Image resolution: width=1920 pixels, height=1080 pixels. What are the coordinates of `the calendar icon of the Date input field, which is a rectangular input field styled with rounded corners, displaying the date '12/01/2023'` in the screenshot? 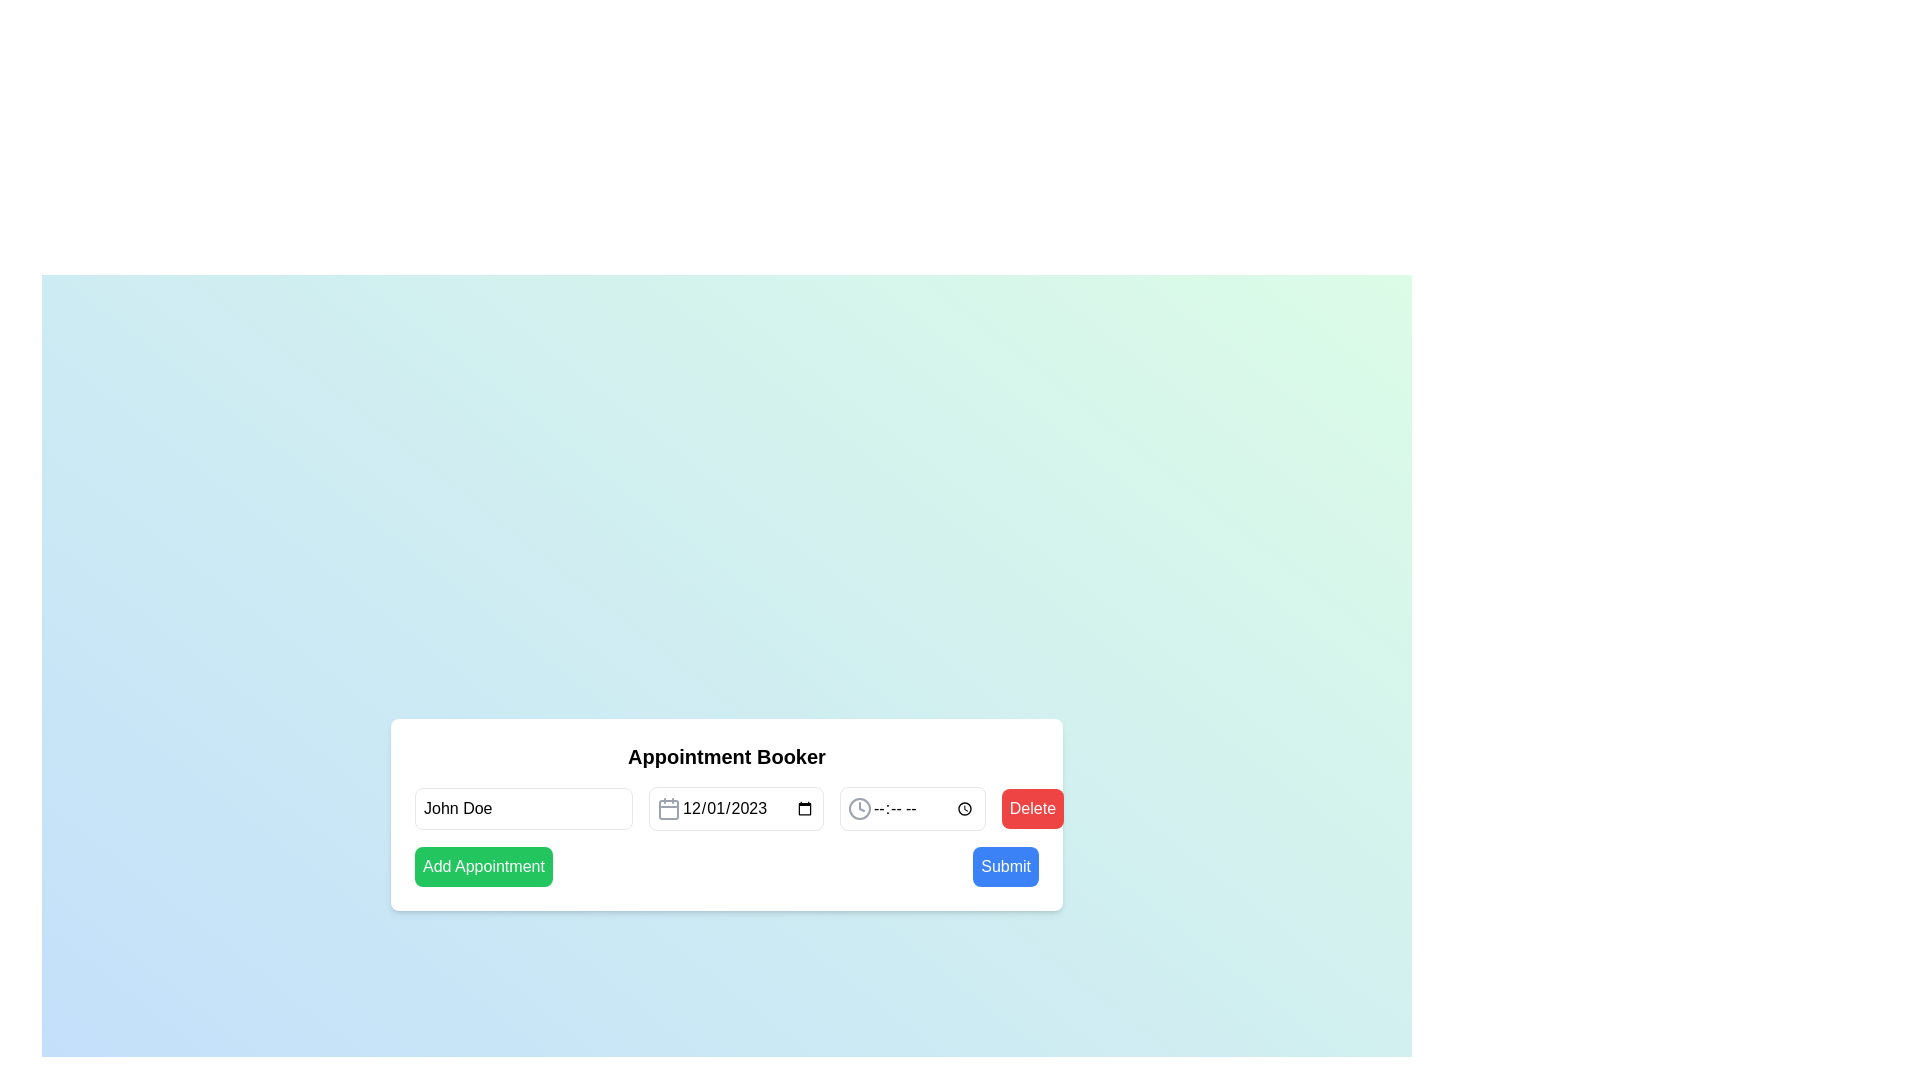 It's located at (735, 808).